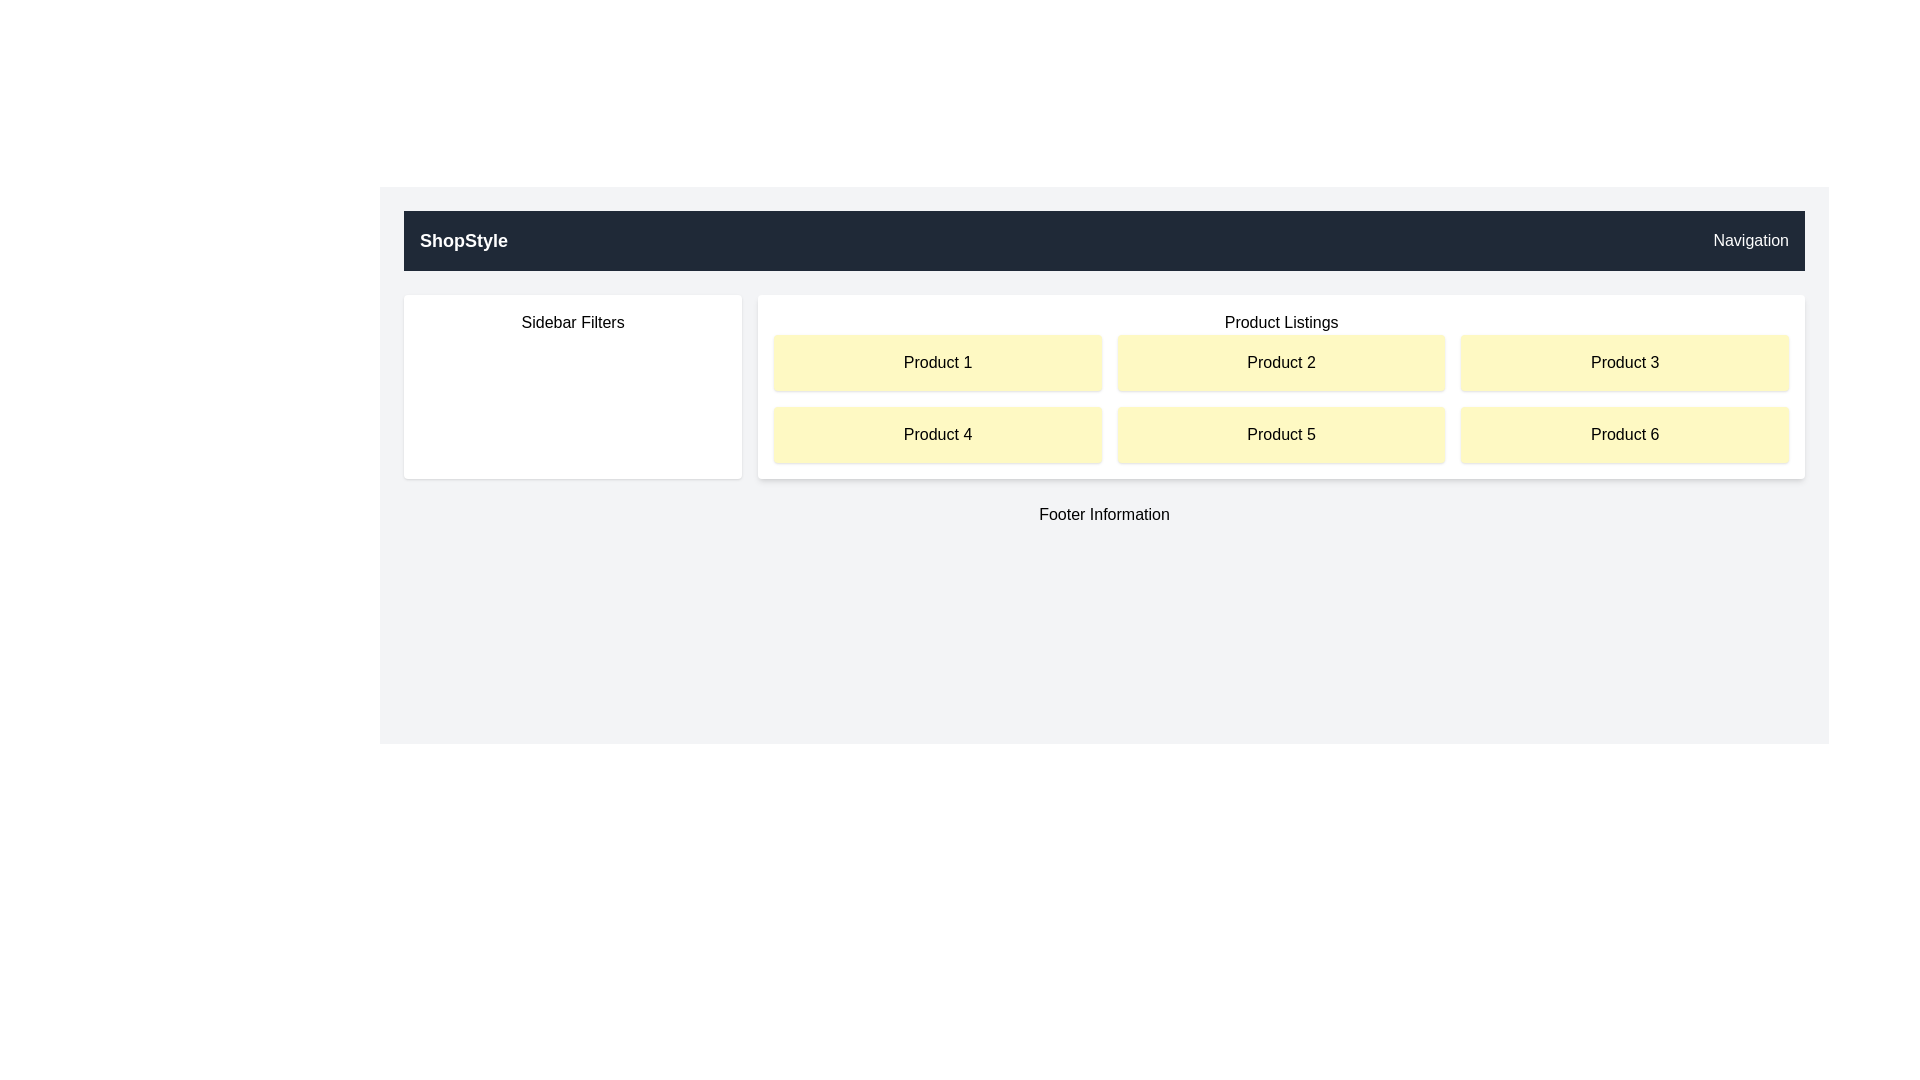  What do you see at coordinates (1281, 362) in the screenshot?
I see `the Text Label that reads 'Product 2', which is the second item in a grid layout with a light yellow background and rounded corners` at bounding box center [1281, 362].